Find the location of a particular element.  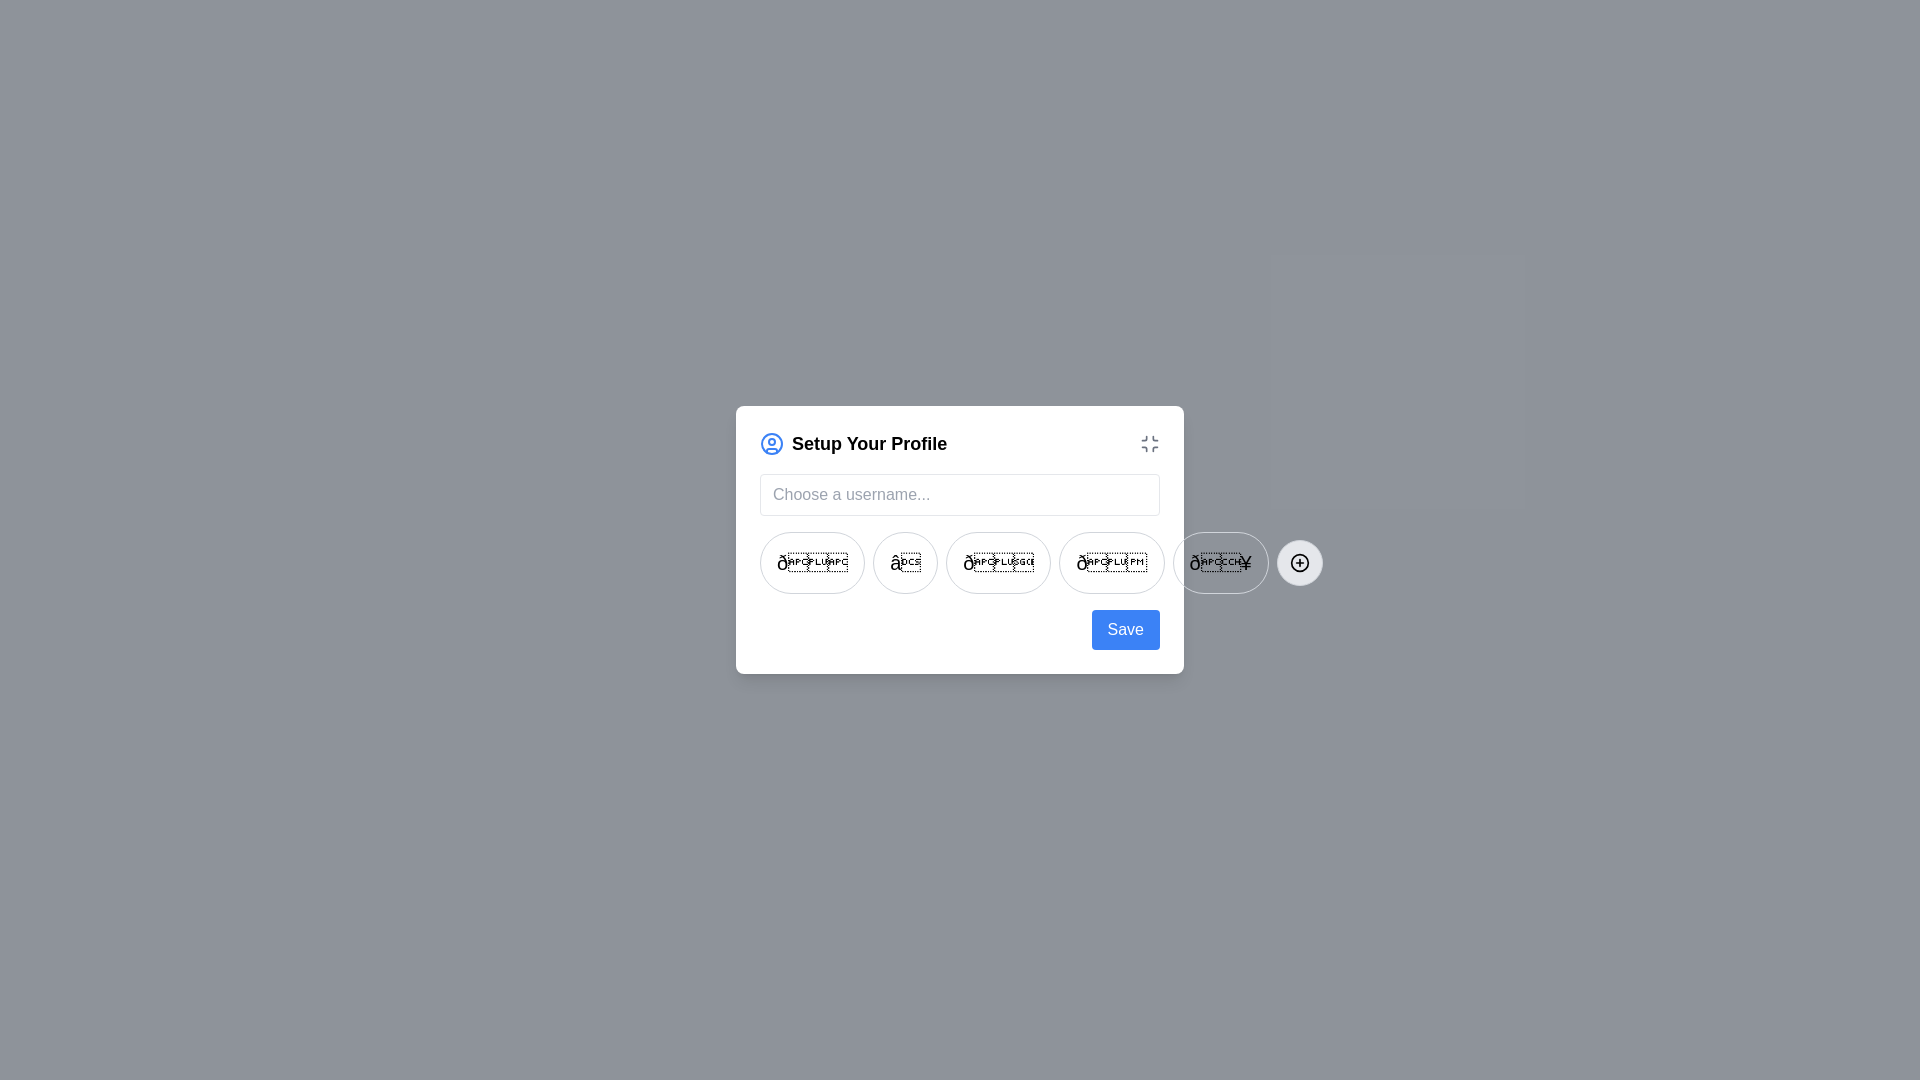

the 'Save' button located at the bottom-right corner of the 'Setup Your Profile' modal is located at coordinates (1125, 628).